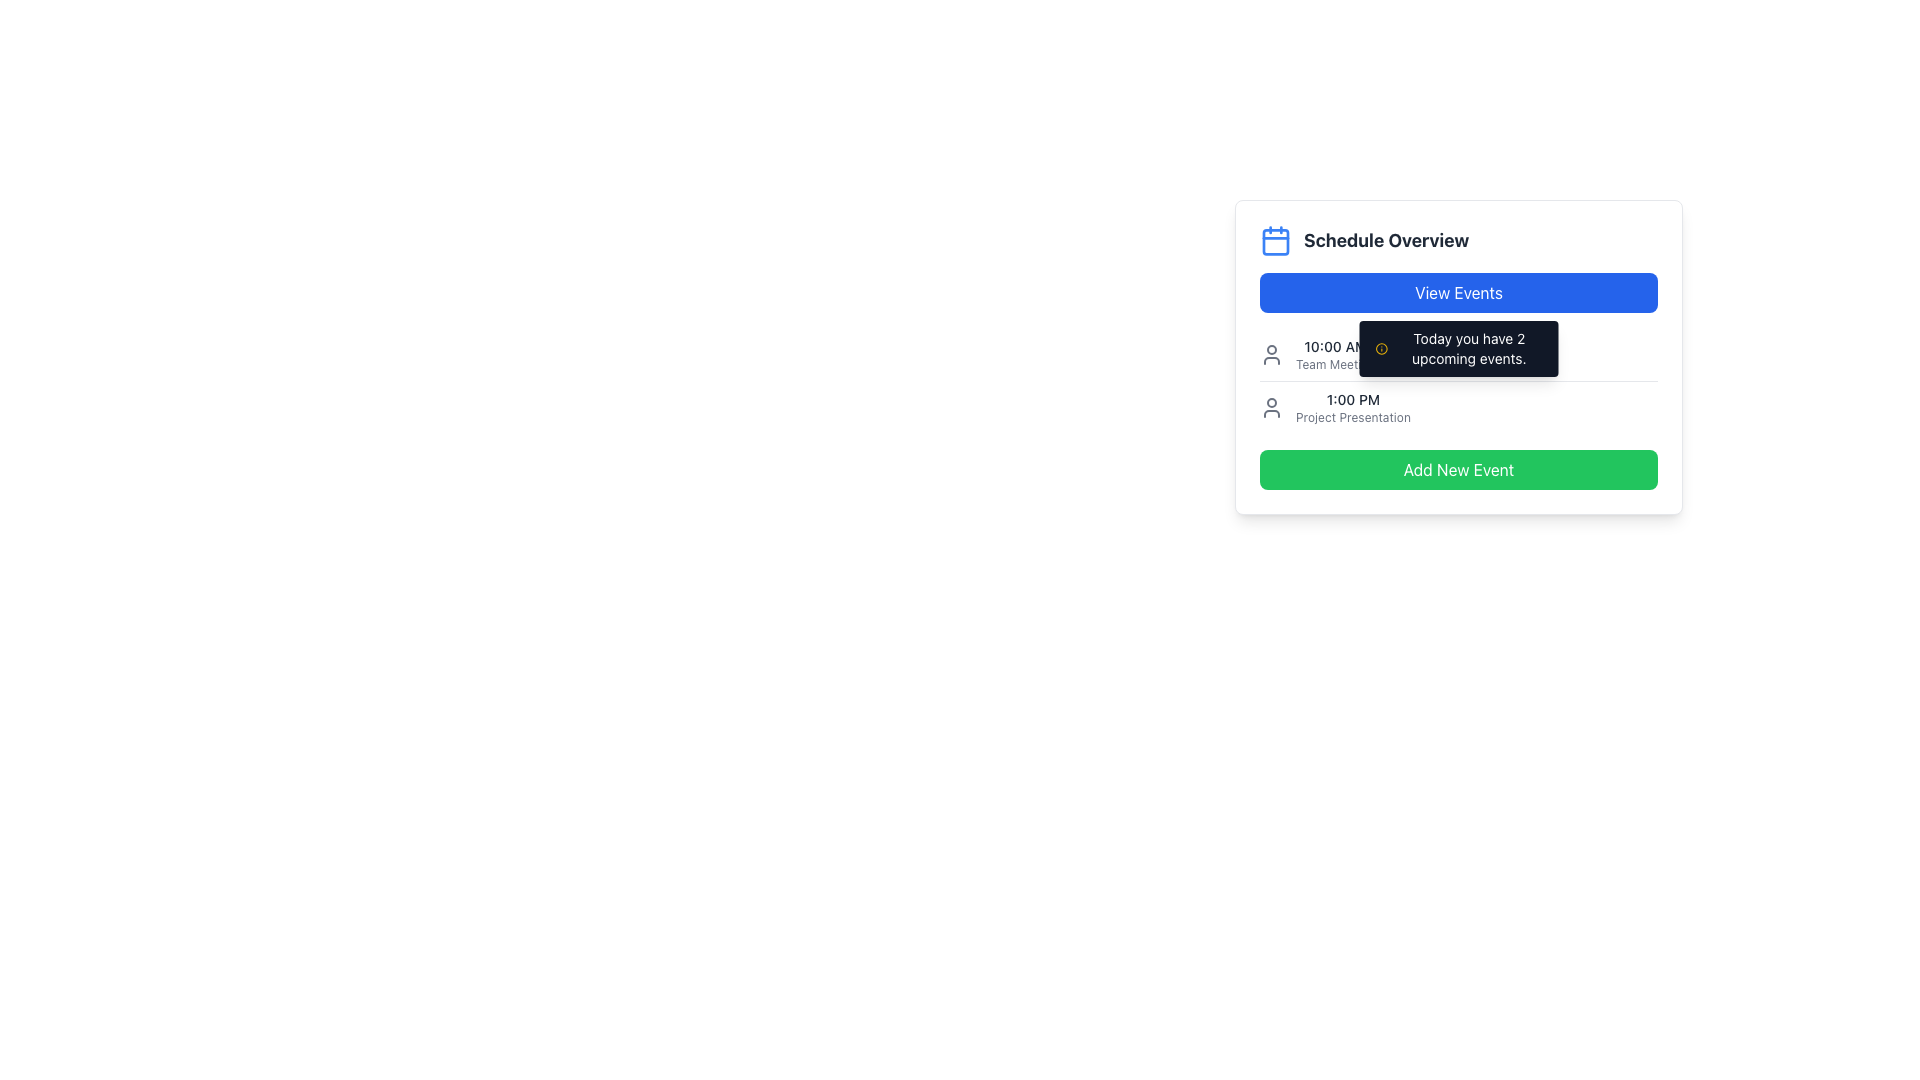  I want to click on the user profile icon, which is a gray circular outline resembling a head above a semicircular shape representing shoulders, located to the left of scheduled event text elements, so click(1271, 407).